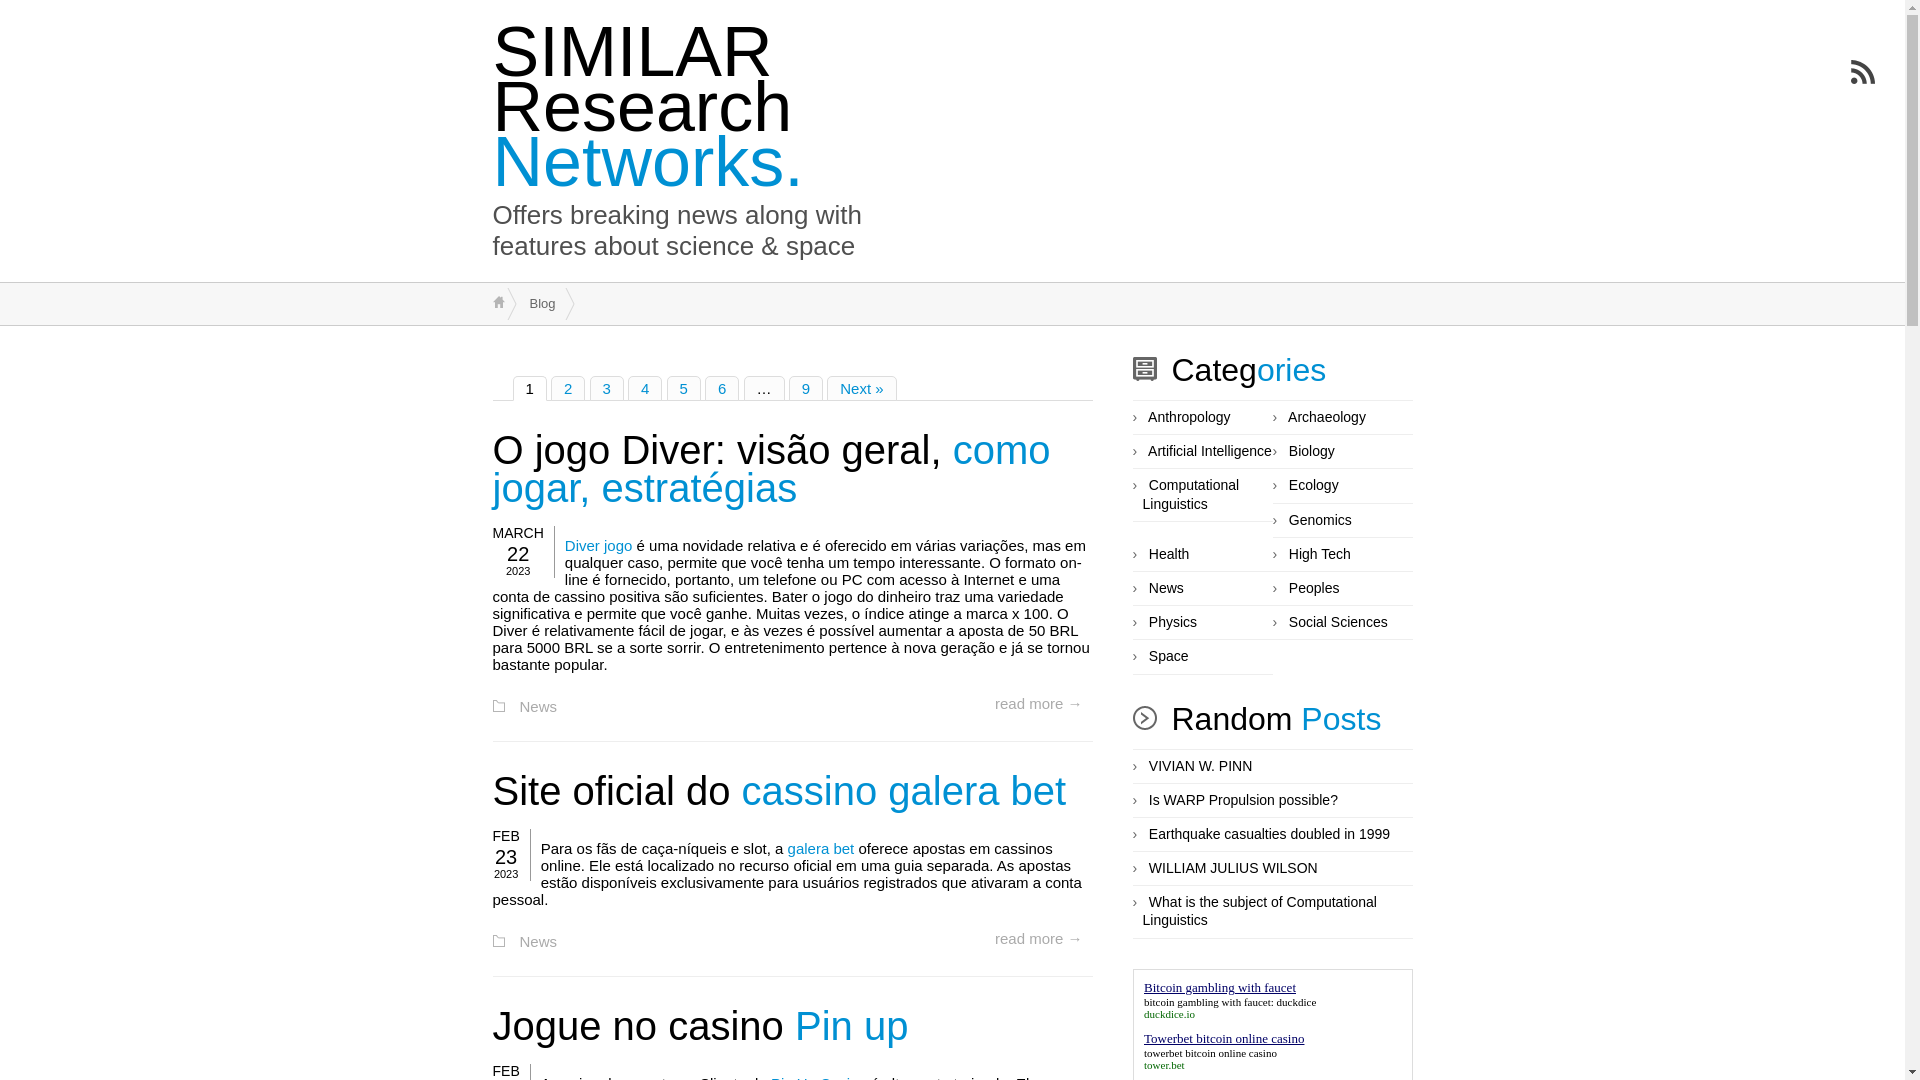 This screenshot has width=1920, height=1080. I want to click on 'Is WARP Propulsion possible?', so click(1242, 800).